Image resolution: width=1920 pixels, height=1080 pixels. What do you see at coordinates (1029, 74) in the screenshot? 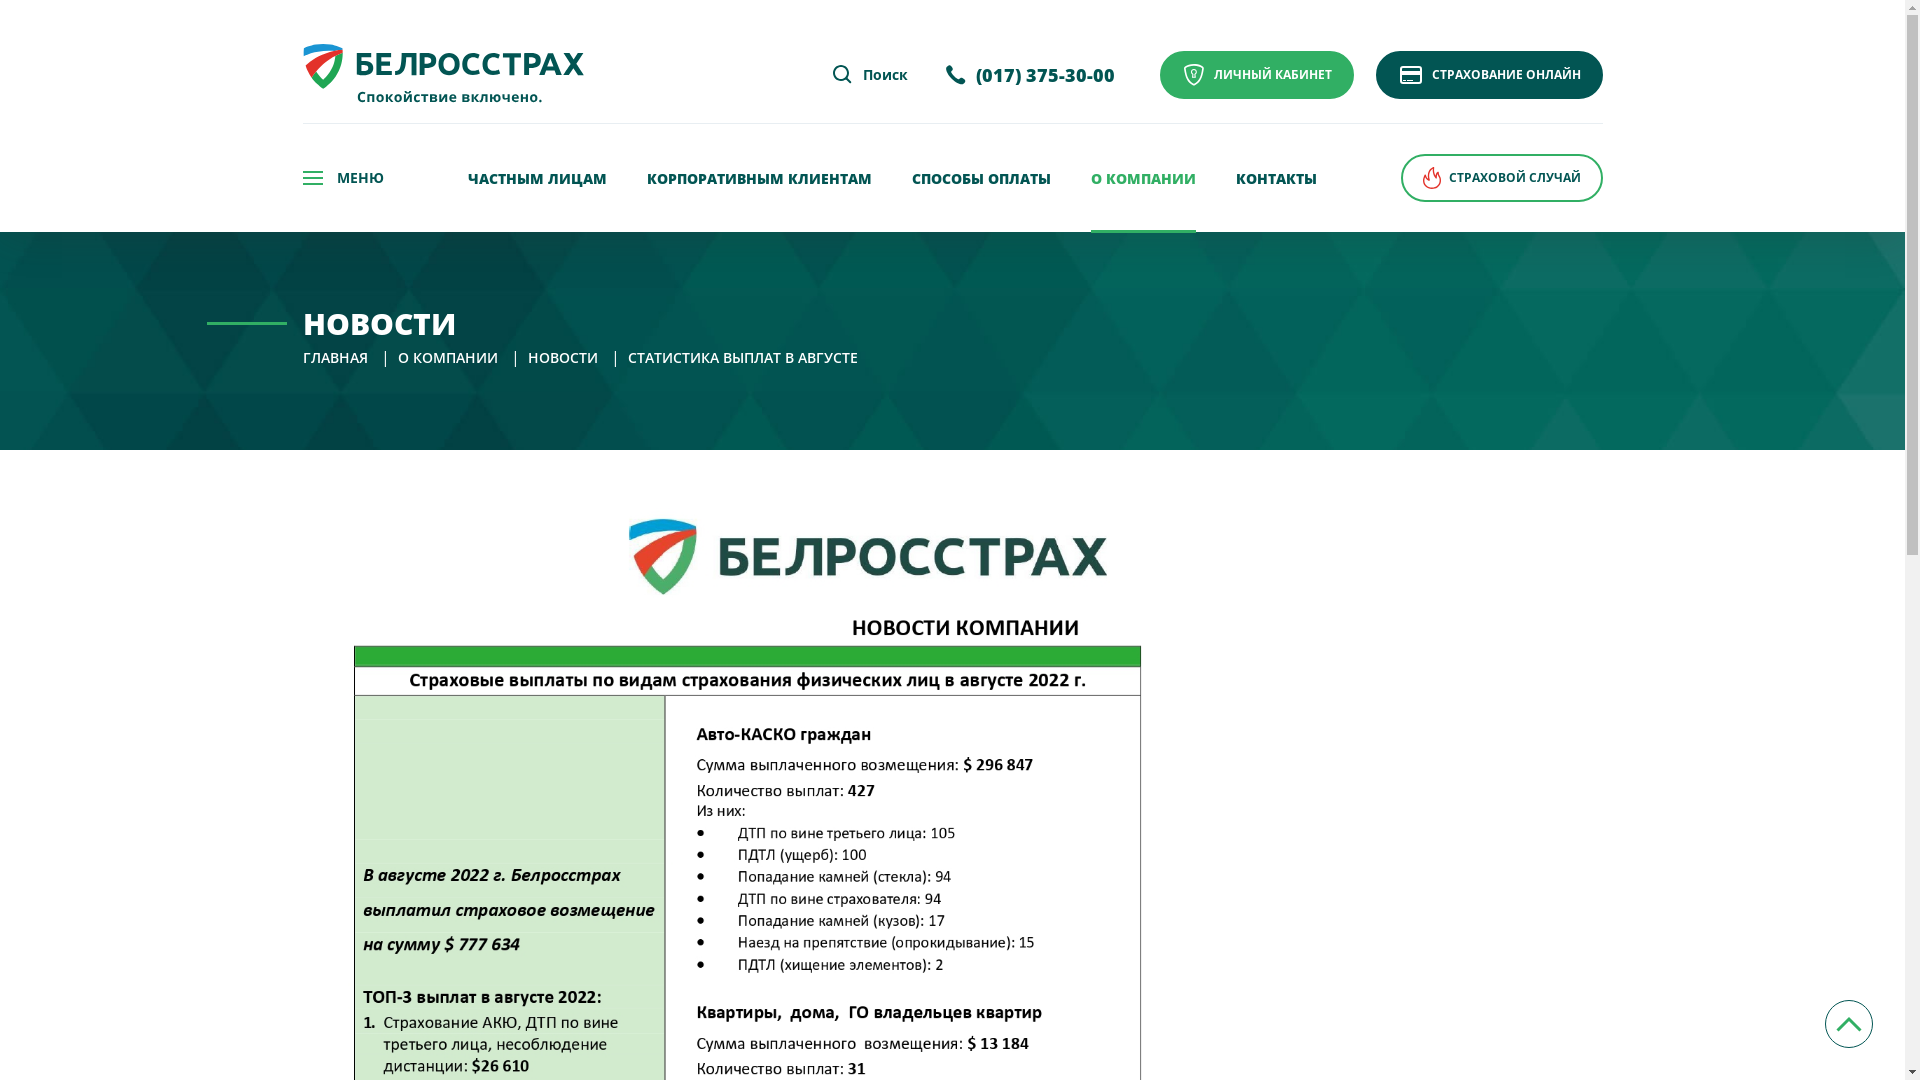
I see `'(017) 375-30-00'` at bounding box center [1029, 74].